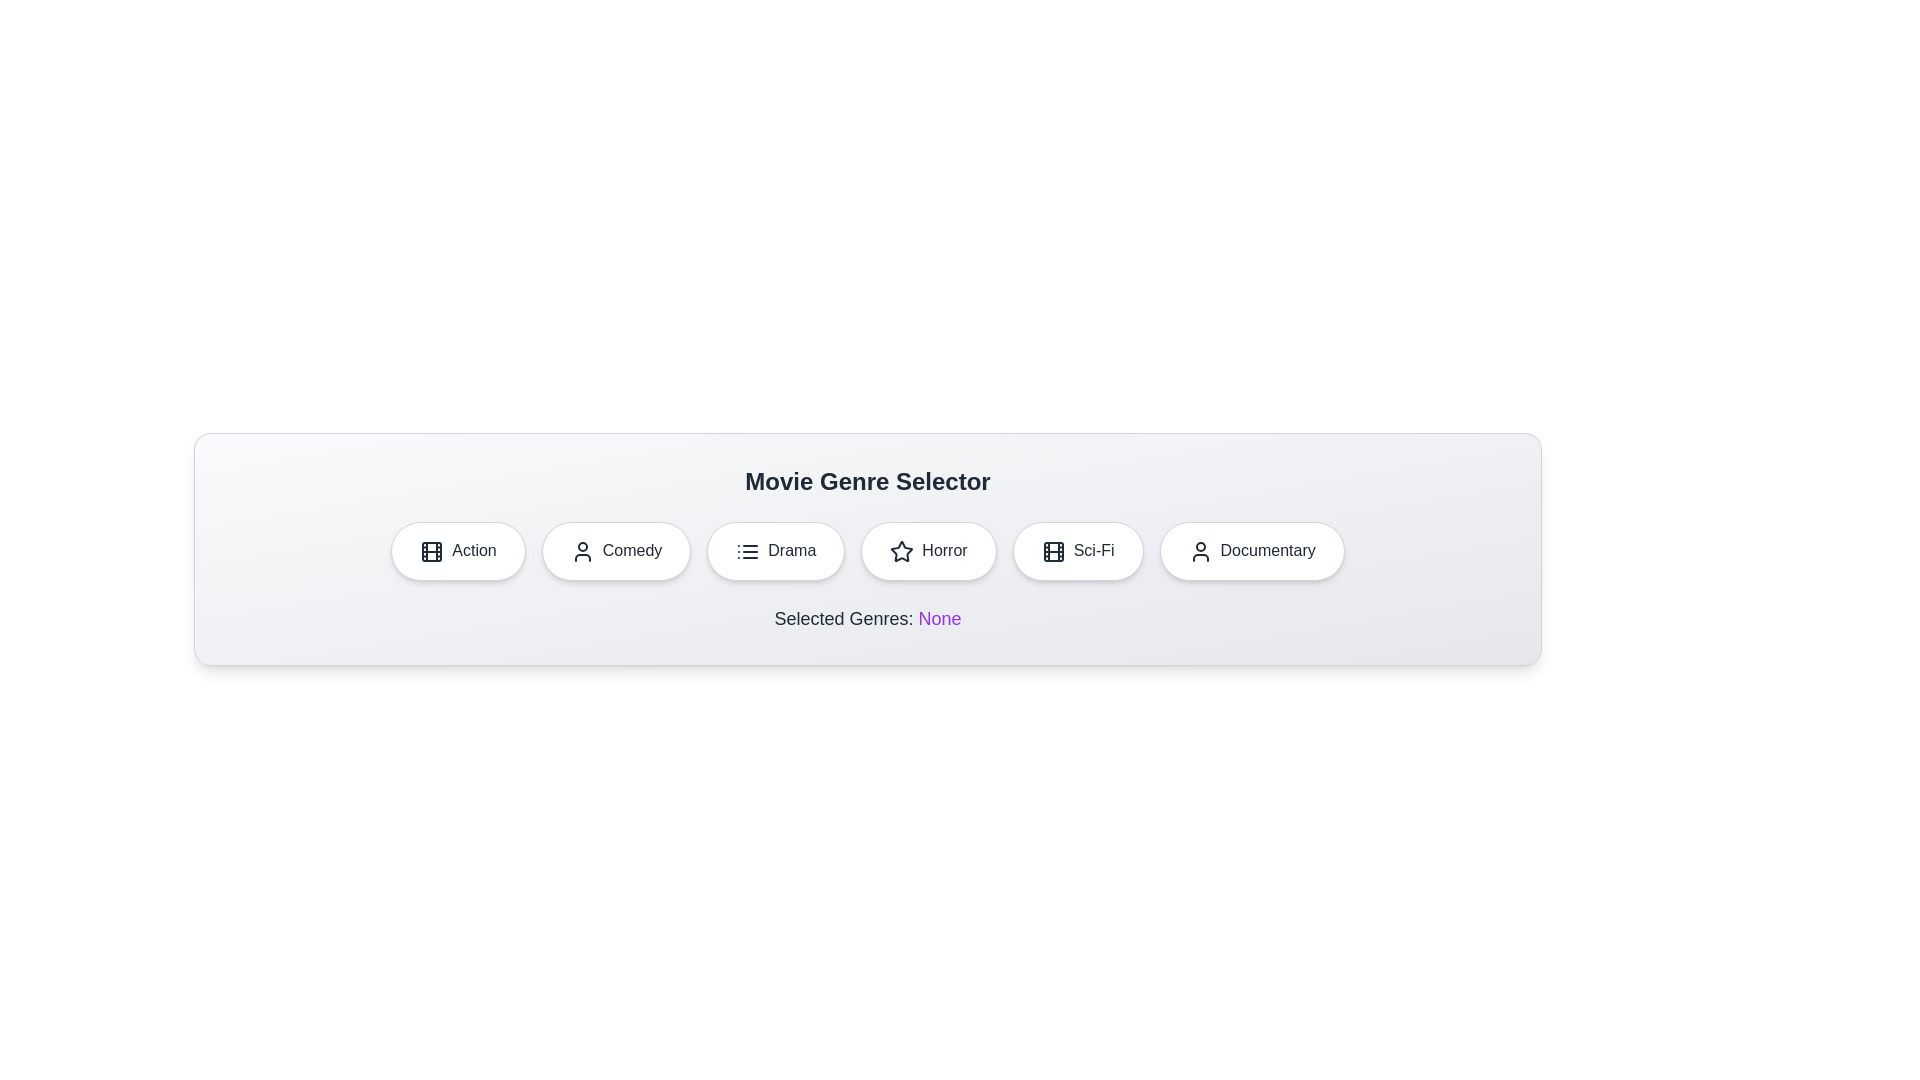 This screenshot has width=1920, height=1080. What do you see at coordinates (1052, 551) in the screenshot?
I see `the details of the film strip icon located within the rounded white 'Sci-Fi' button, which is the fifth button in the genre selection row` at bounding box center [1052, 551].